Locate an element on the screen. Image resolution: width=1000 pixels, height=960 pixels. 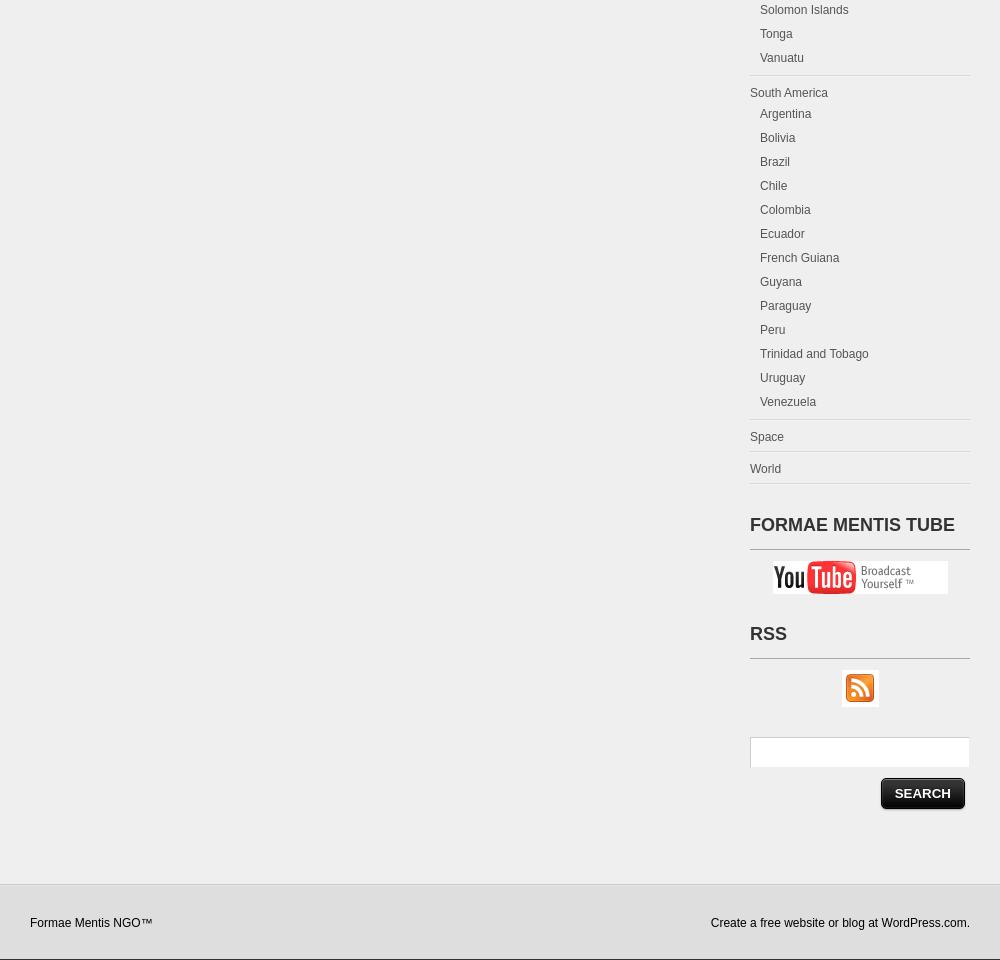
'Venezuela' is located at coordinates (788, 400).